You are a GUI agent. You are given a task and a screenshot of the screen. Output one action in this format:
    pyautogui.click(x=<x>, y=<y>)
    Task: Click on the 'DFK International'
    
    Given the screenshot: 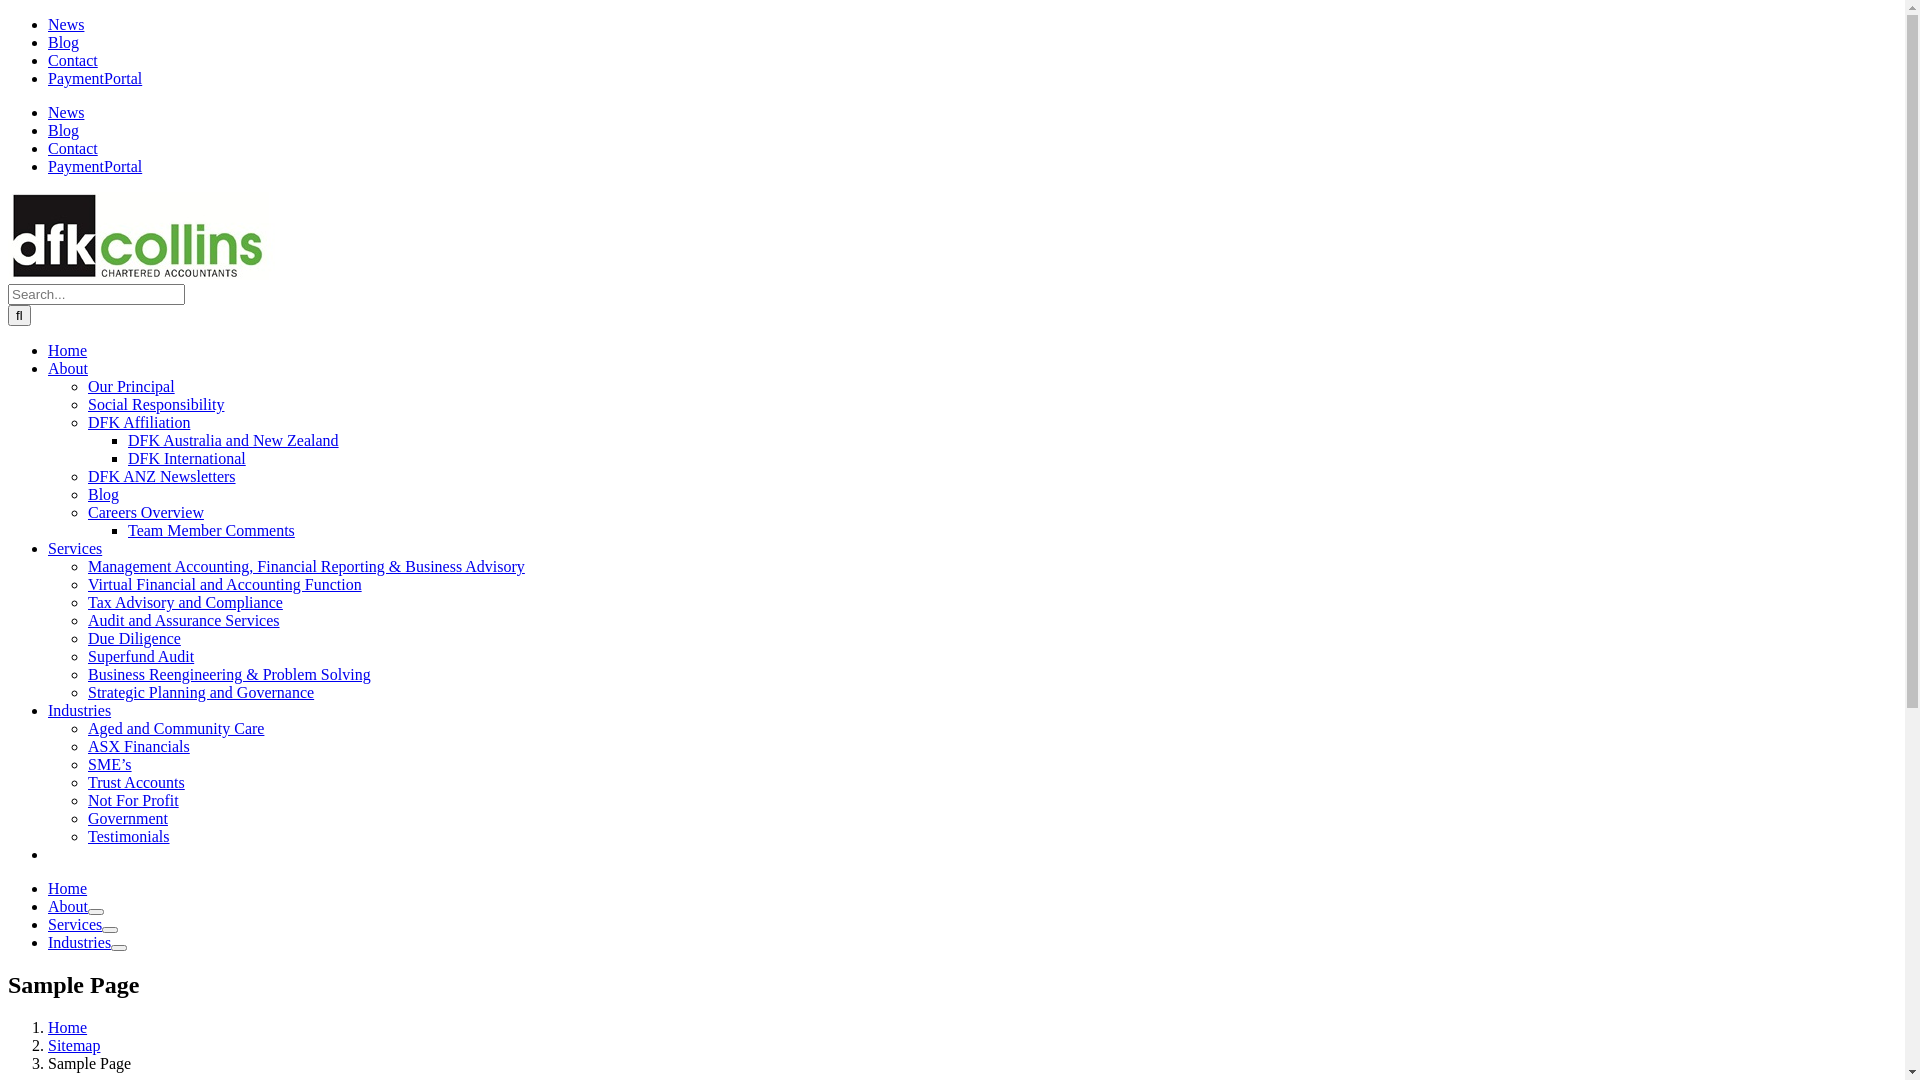 What is the action you would take?
    pyautogui.click(x=187, y=458)
    